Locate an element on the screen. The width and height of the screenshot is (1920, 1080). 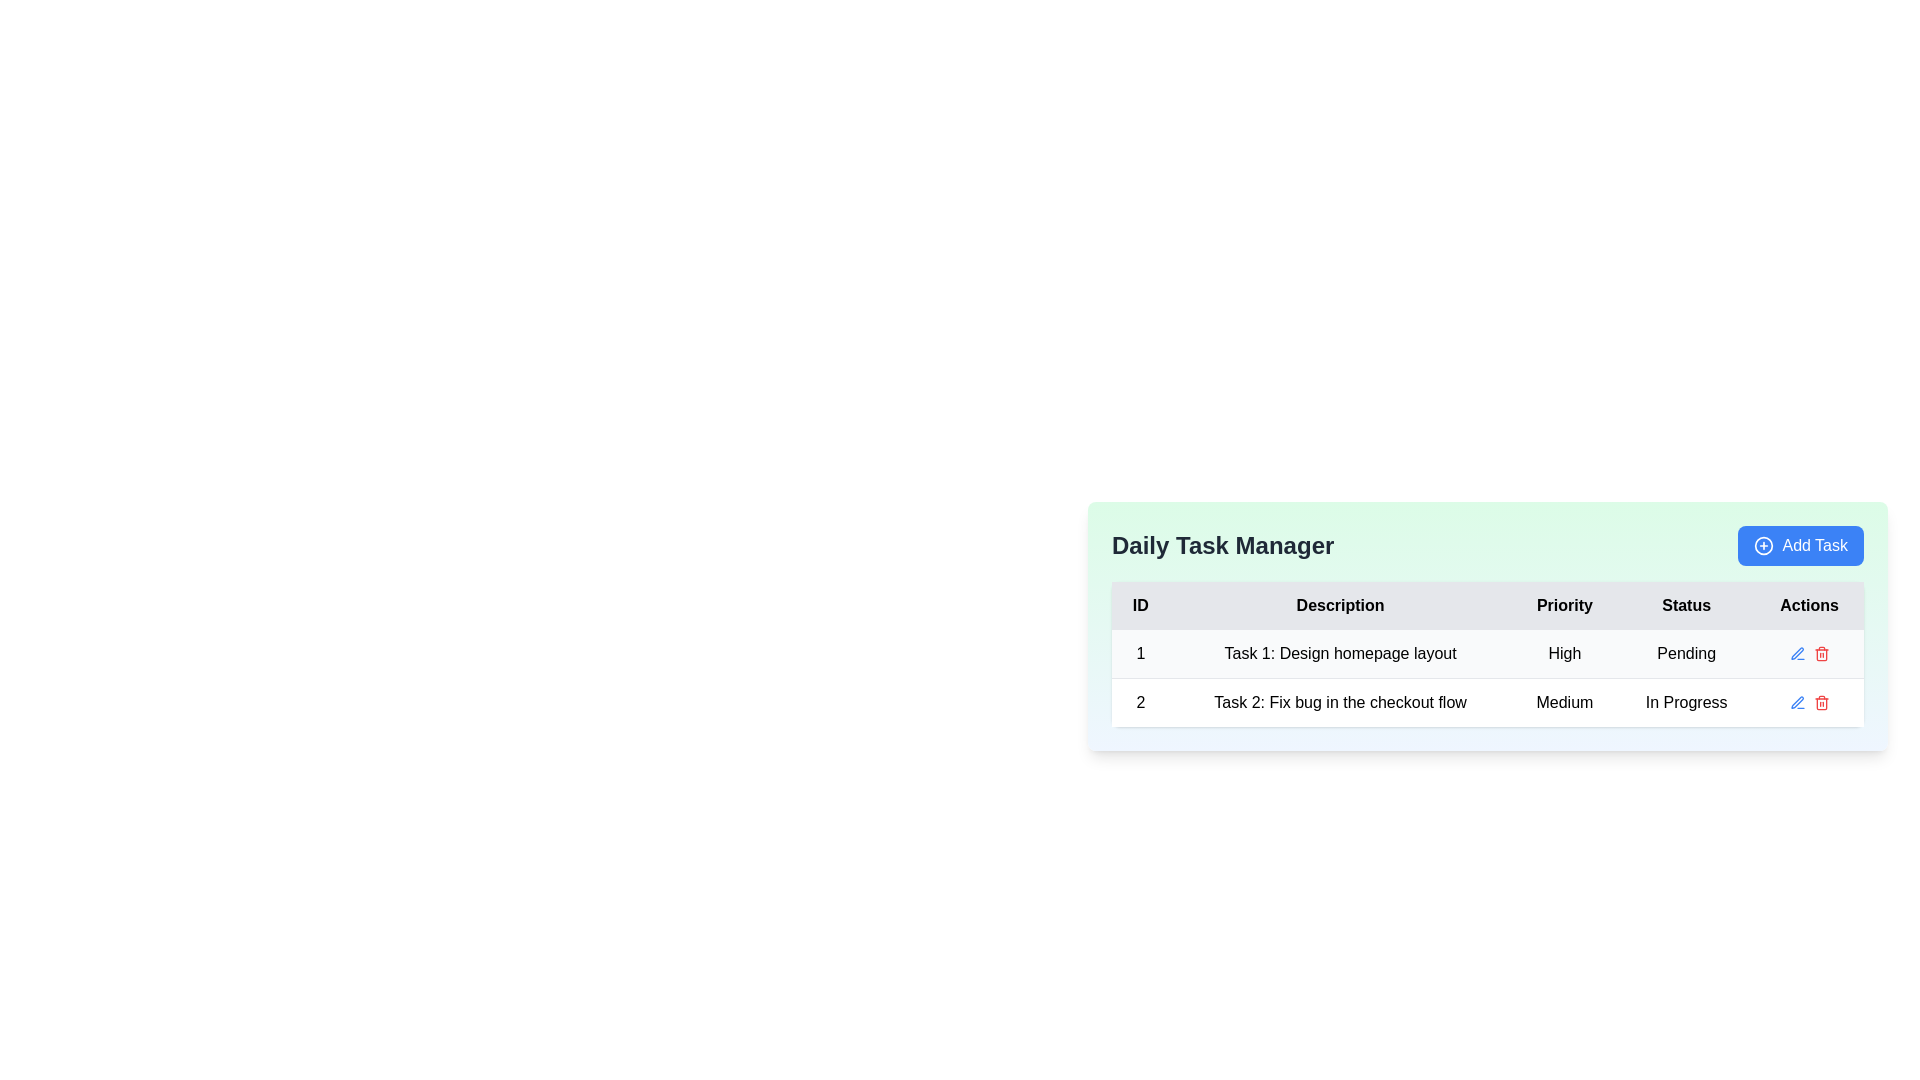
the 'Actions' text label, which is the fifth column header in a table layout, centered within a light gray rectangular background is located at coordinates (1809, 604).